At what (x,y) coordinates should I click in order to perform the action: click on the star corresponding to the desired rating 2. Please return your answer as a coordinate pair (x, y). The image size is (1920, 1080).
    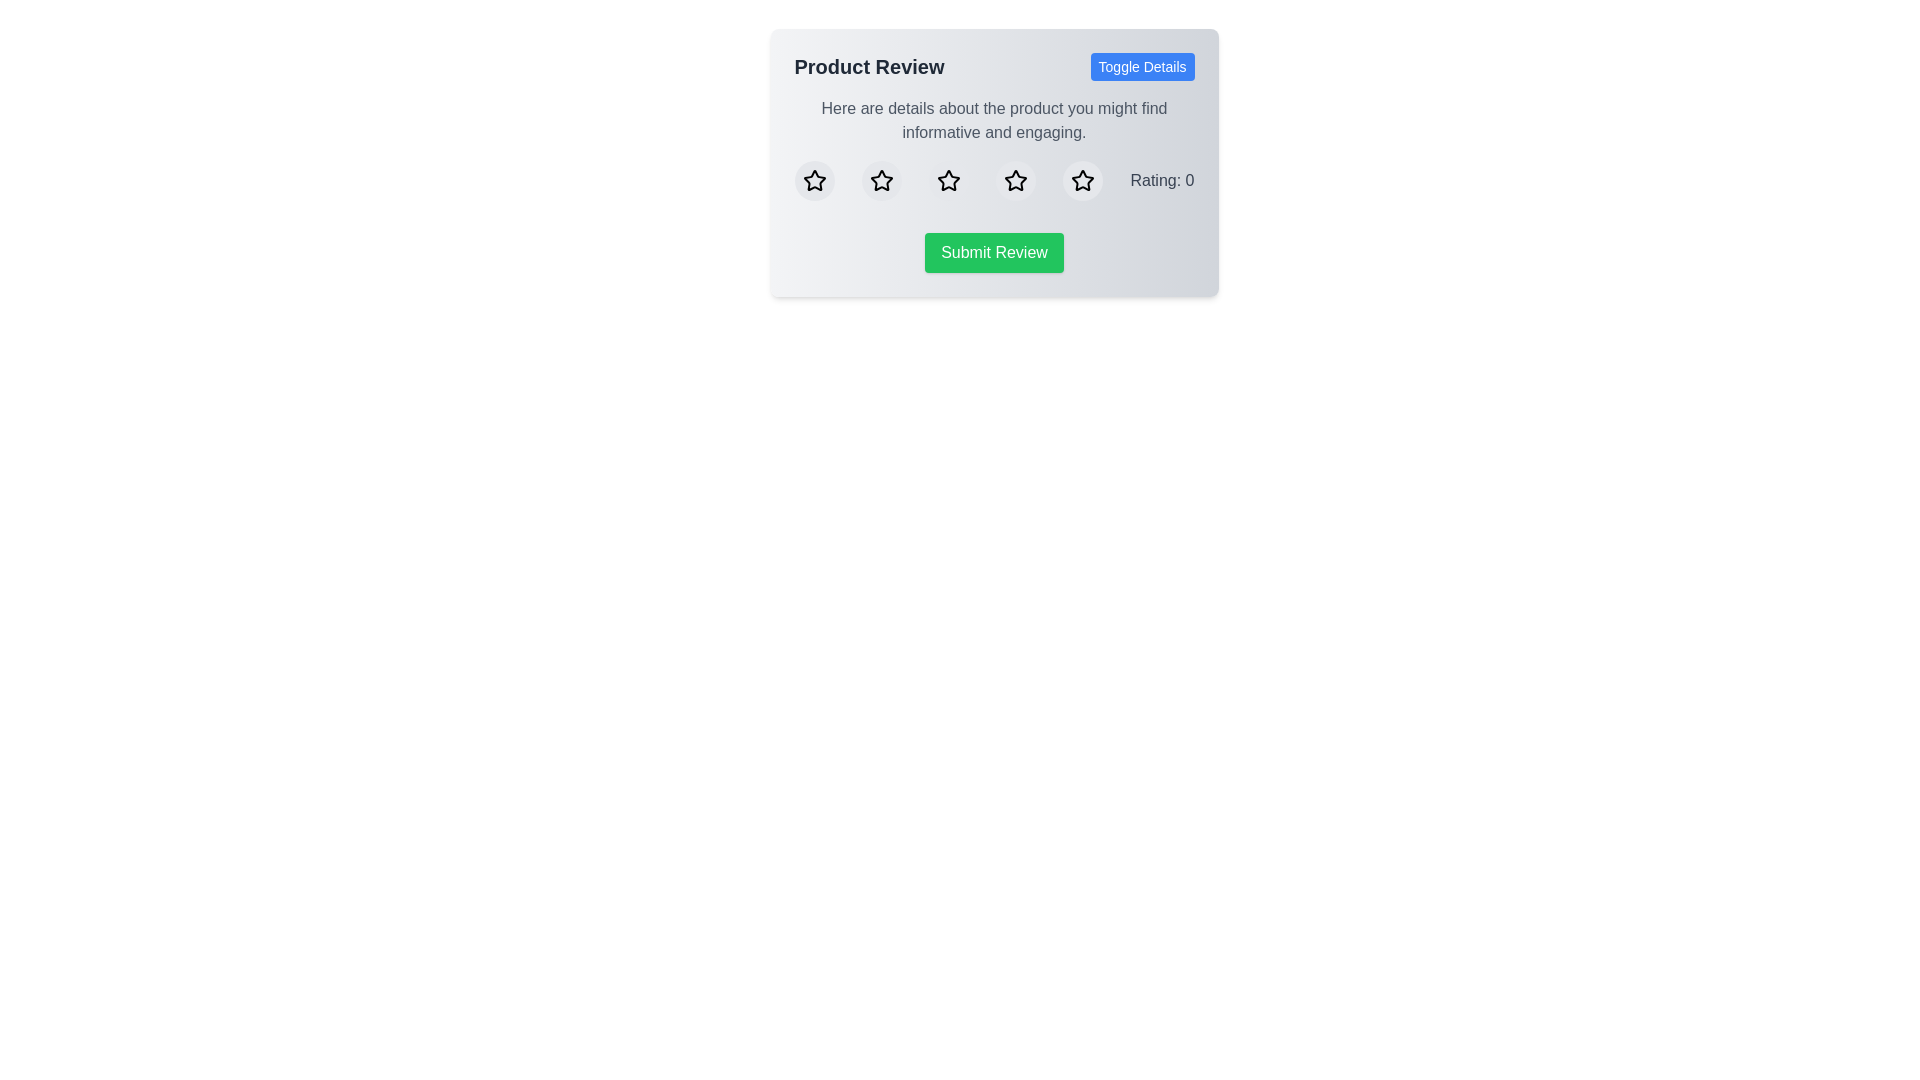
    Looking at the image, I should click on (880, 181).